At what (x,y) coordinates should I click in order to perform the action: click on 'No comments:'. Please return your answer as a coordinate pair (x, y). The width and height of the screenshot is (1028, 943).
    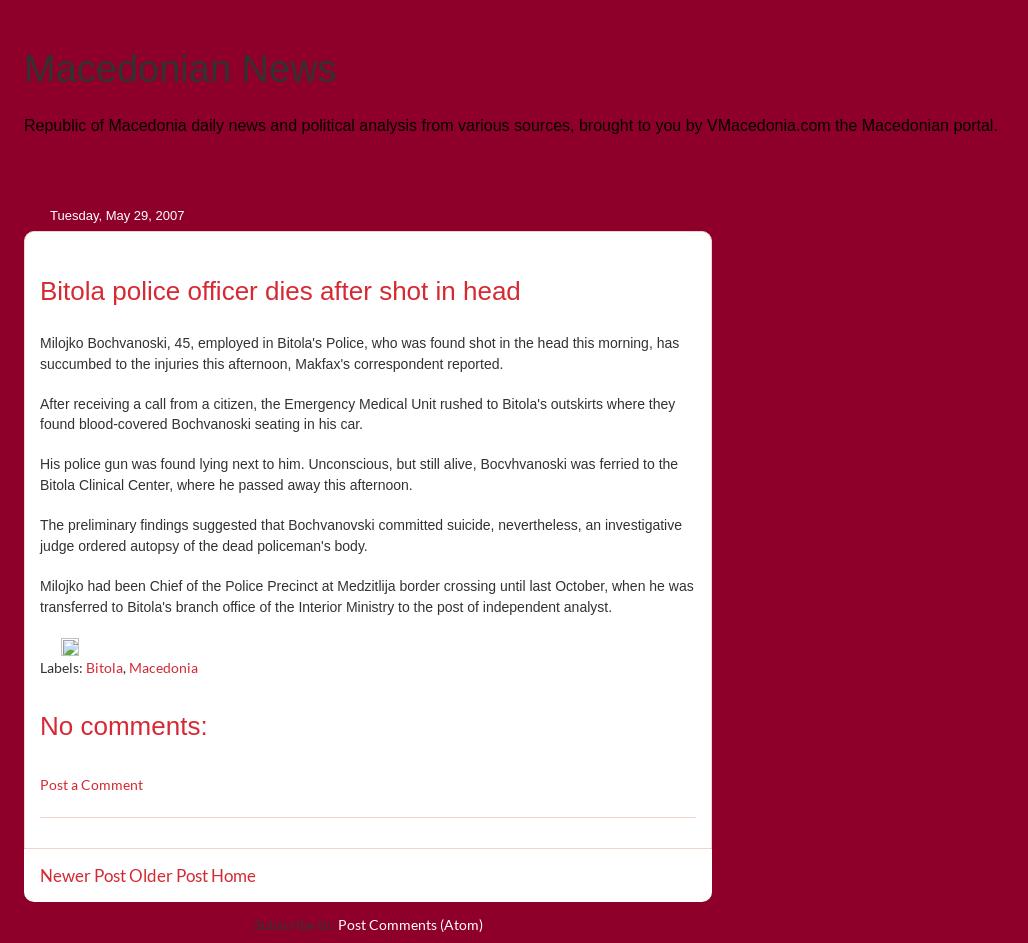
    Looking at the image, I should click on (122, 723).